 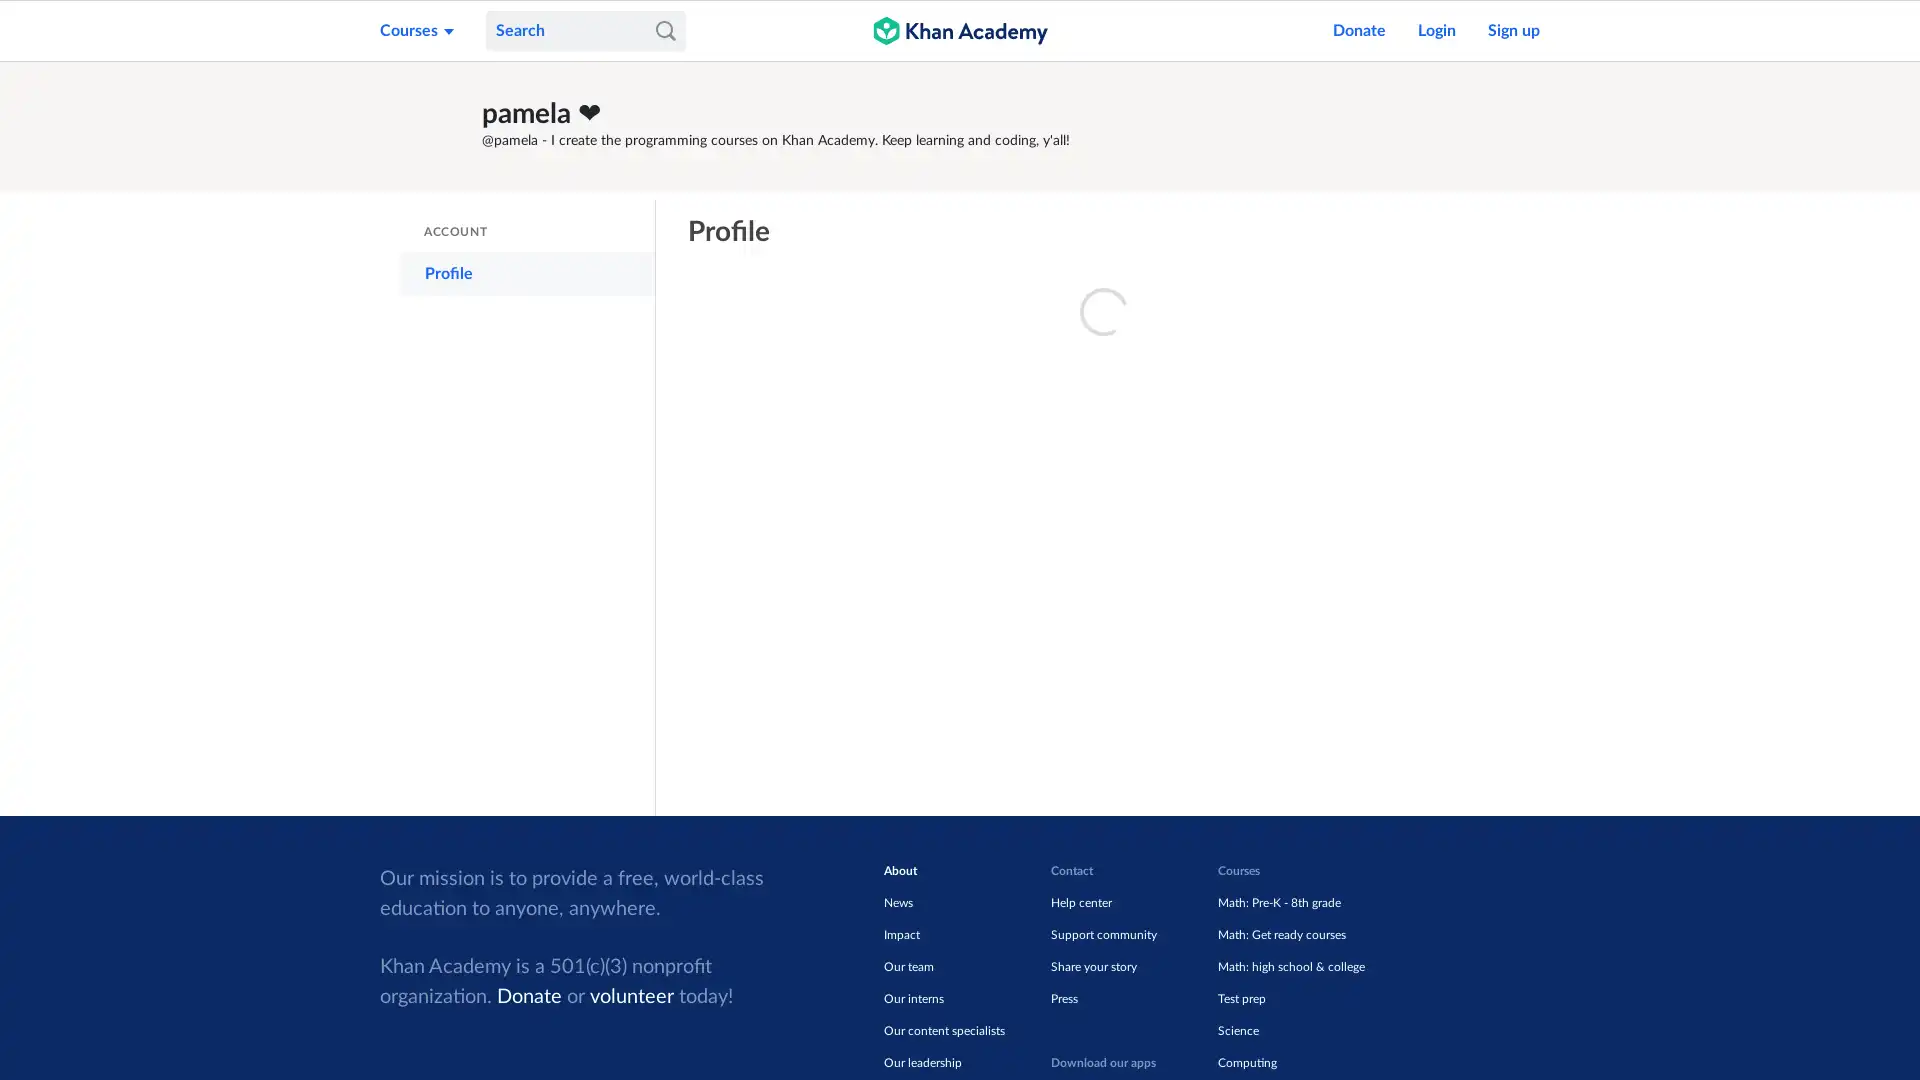 What do you see at coordinates (426, 126) in the screenshot?
I see `Jumping Hopper avatar. Click to change your avatar.` at bounding box center [426, 126].